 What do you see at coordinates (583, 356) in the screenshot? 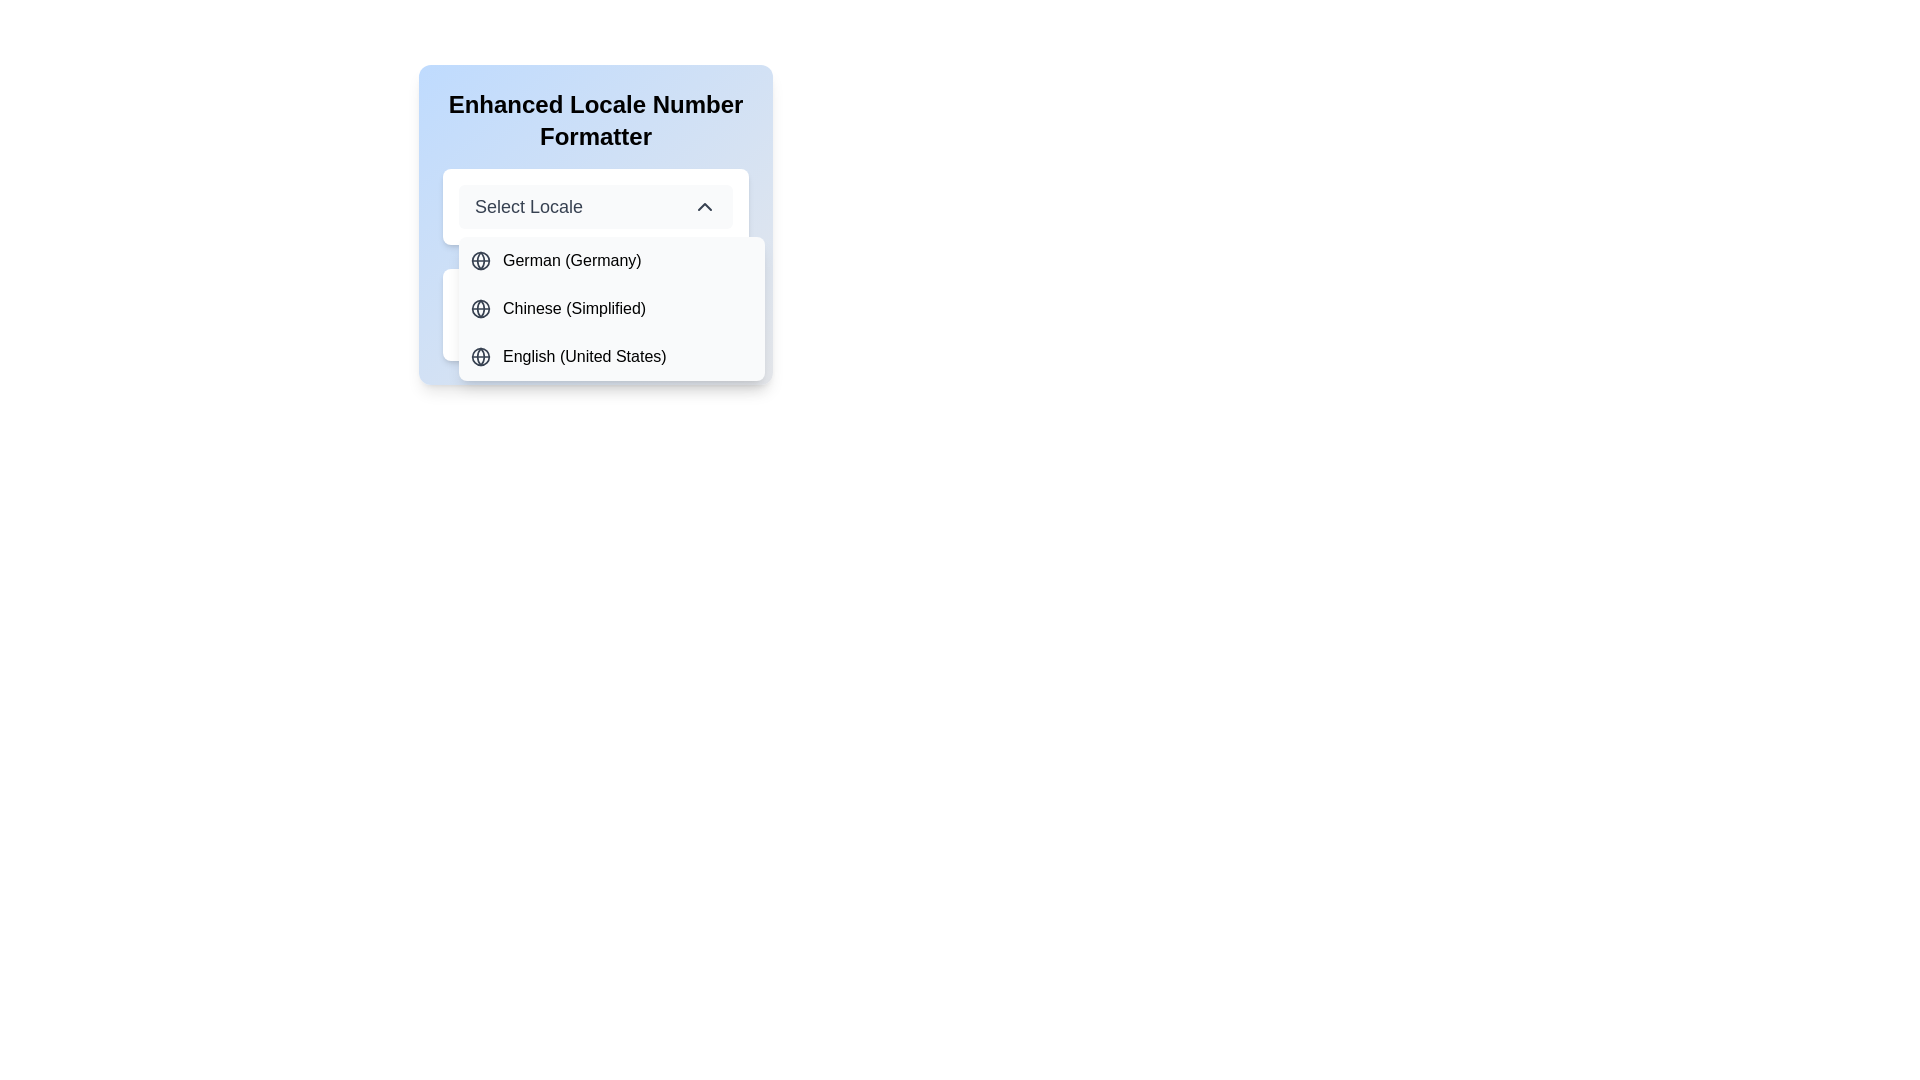
I see `the text display element showing 'English (United States)', which is the third option in the dropdown under 'Select Locale'` at bounding box center [583, 356].